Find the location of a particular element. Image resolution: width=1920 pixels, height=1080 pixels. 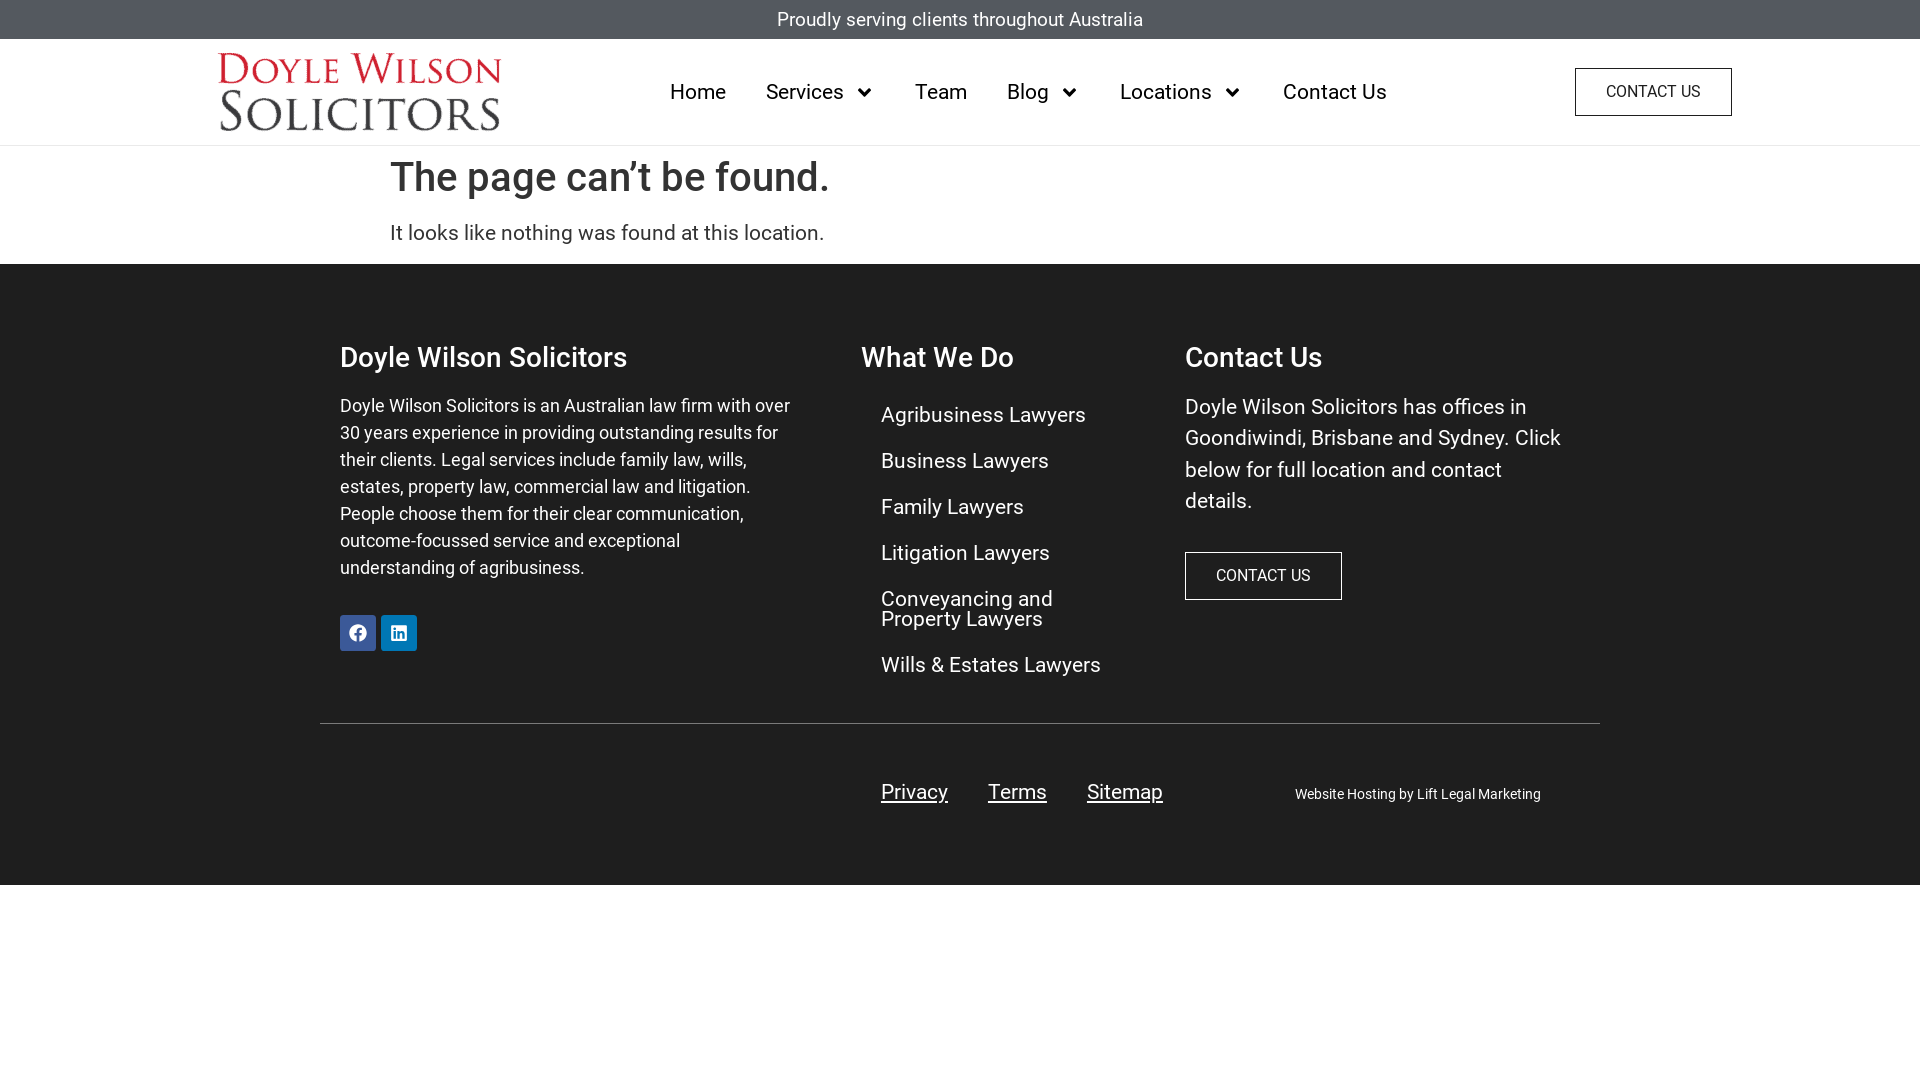

'Litigation Lawyers' is located at coordinates (1003, 552).